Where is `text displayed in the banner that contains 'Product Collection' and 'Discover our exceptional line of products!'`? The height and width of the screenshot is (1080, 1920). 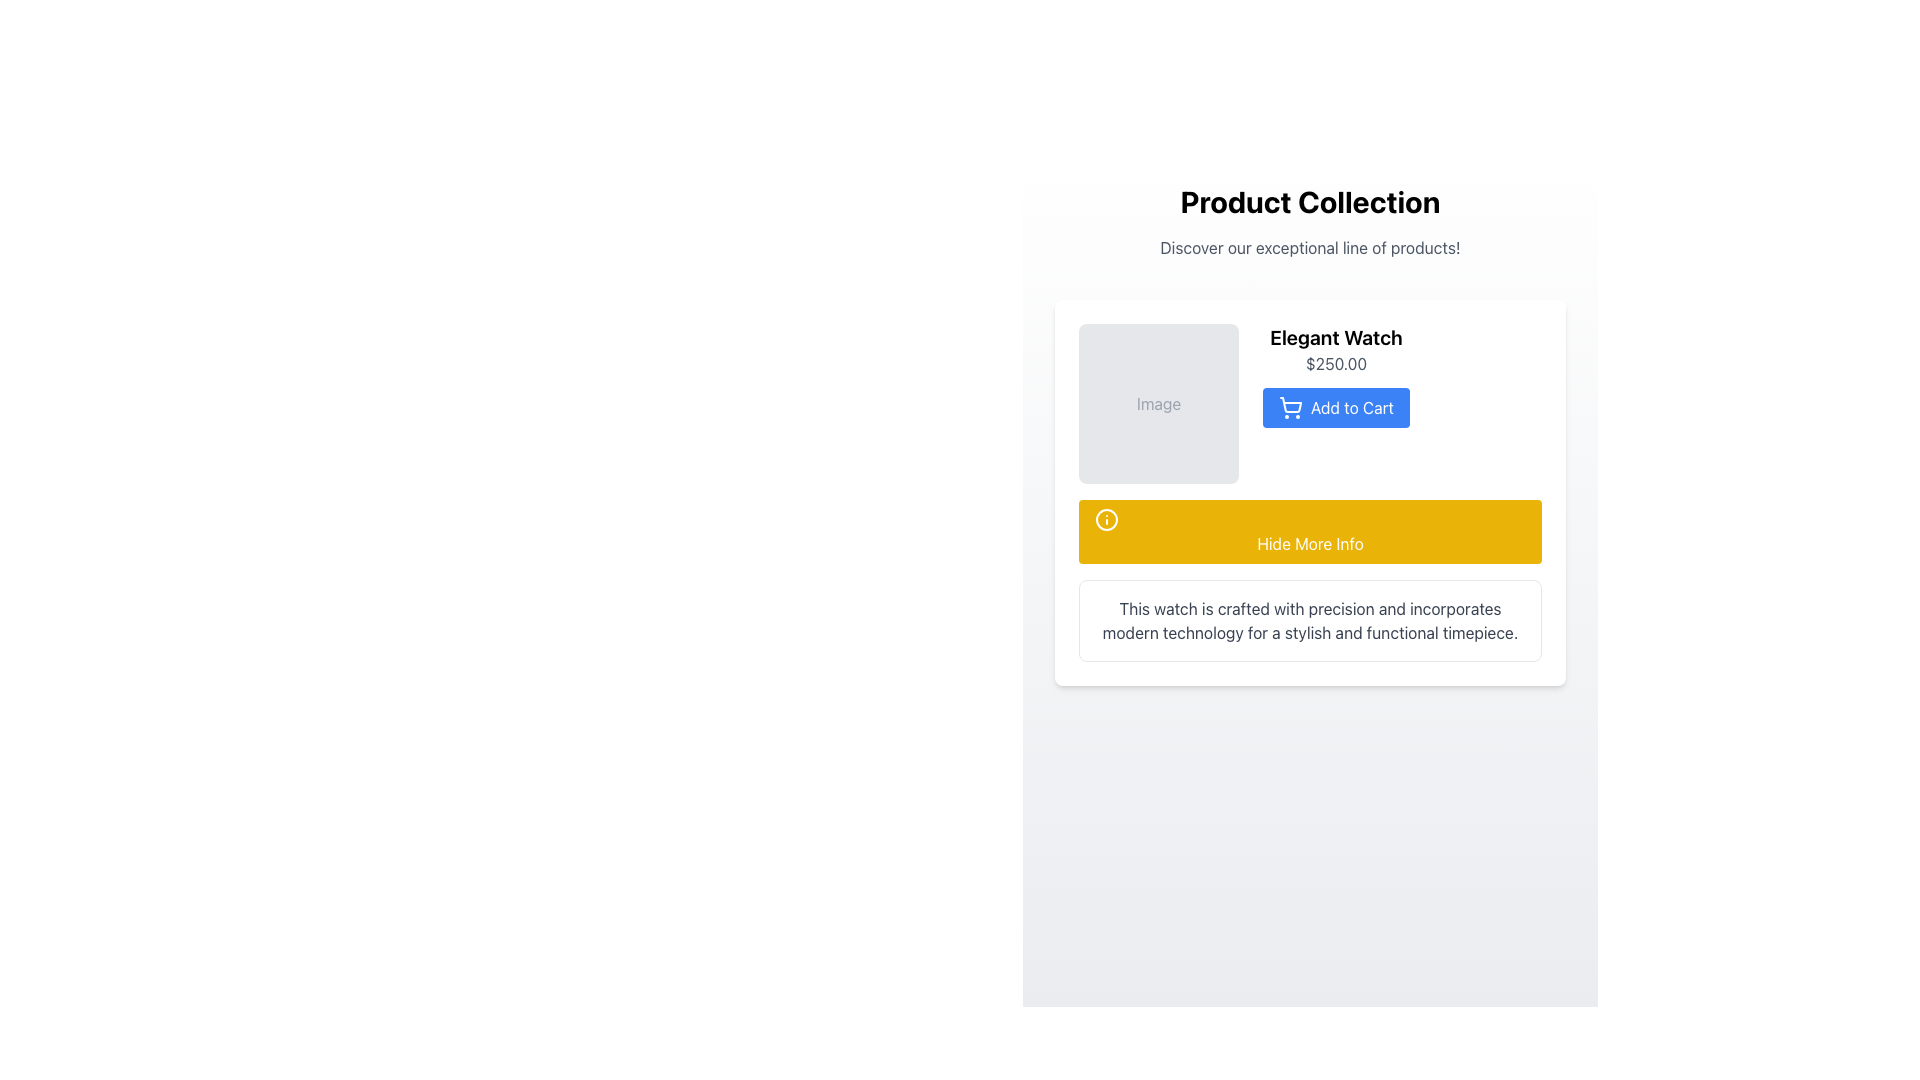
text displayed in the banner that contains 'Product Collection' and 'Discover our exceptional line of products!' is located at coordinates (1310, 222).